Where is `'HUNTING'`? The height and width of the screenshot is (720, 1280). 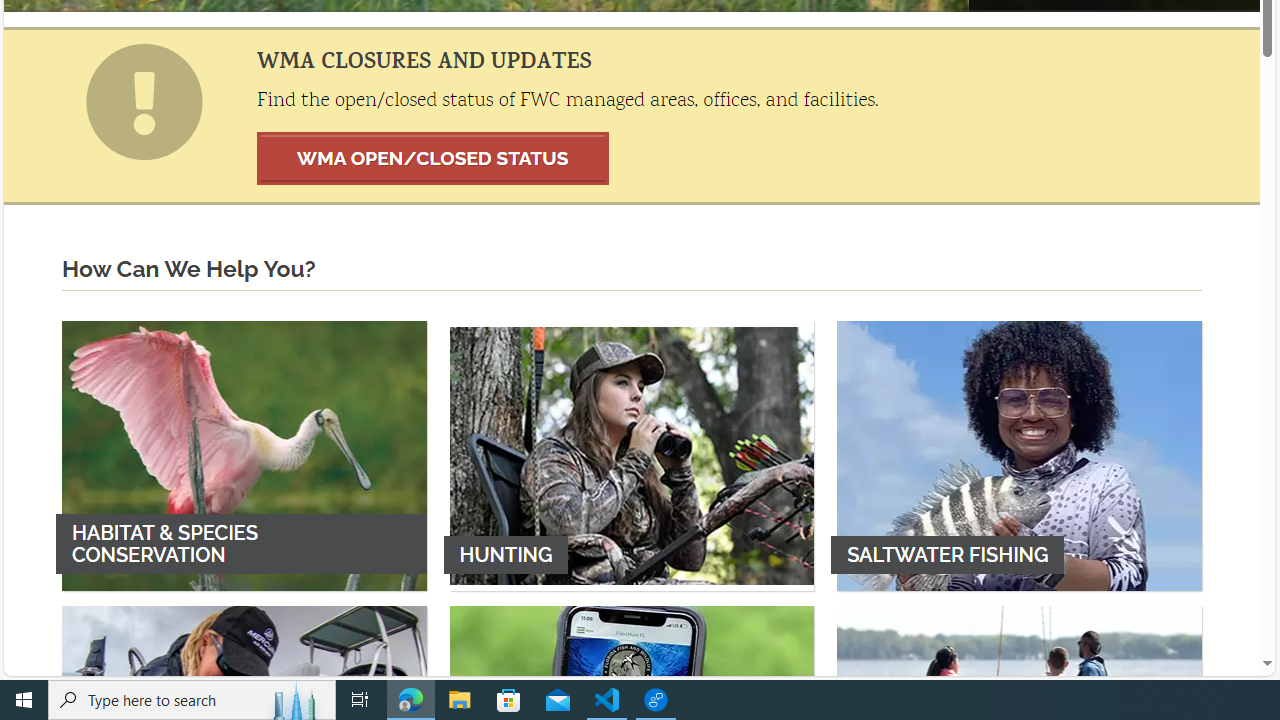 'HUNTING' is located at coordinates (631, 455).